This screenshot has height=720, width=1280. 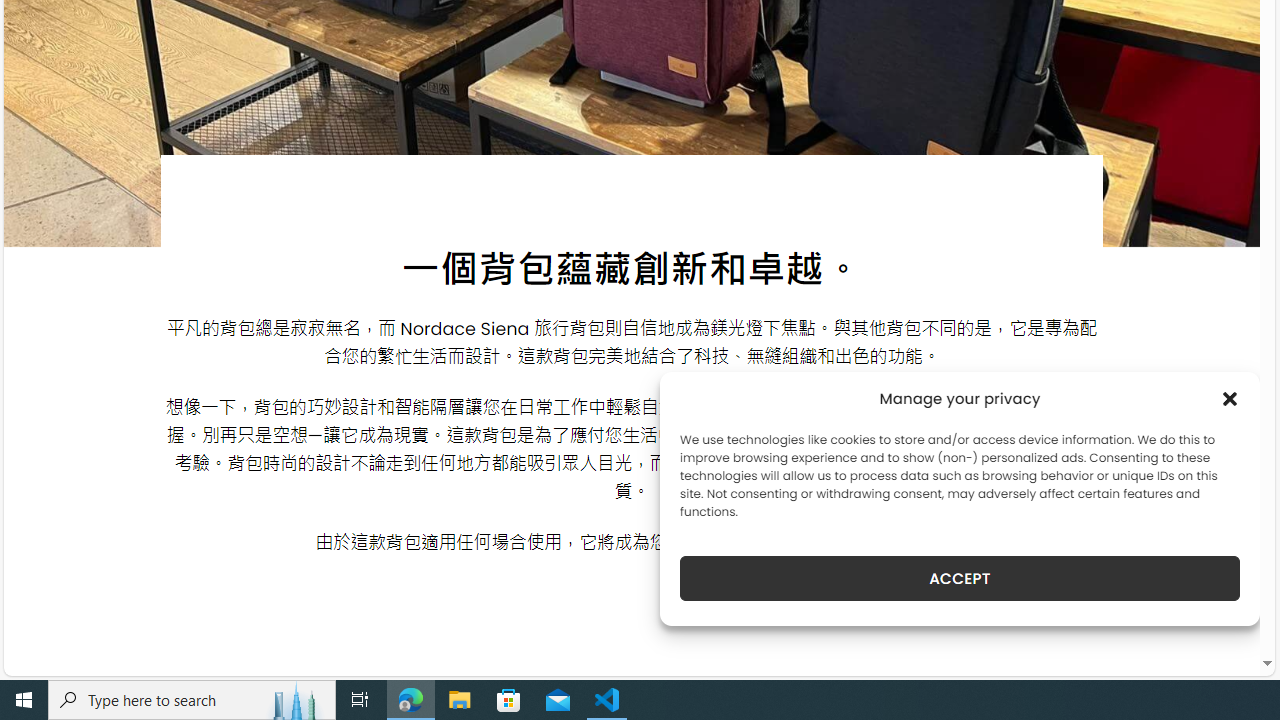 I want to click on 'Class: cmplz-close', so click(x=1229, y=398).